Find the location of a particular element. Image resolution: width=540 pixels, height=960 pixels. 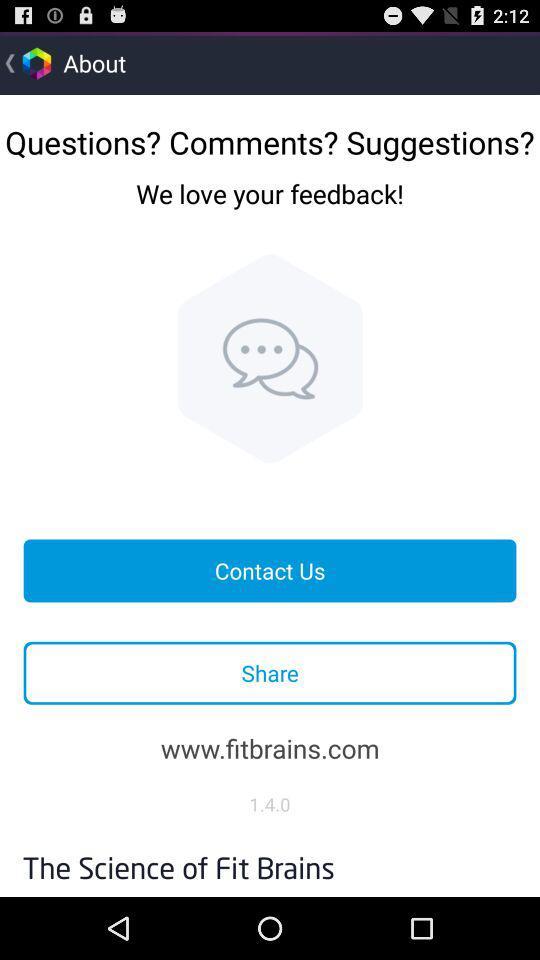

the we love your app is located at coordinates (270, 209).